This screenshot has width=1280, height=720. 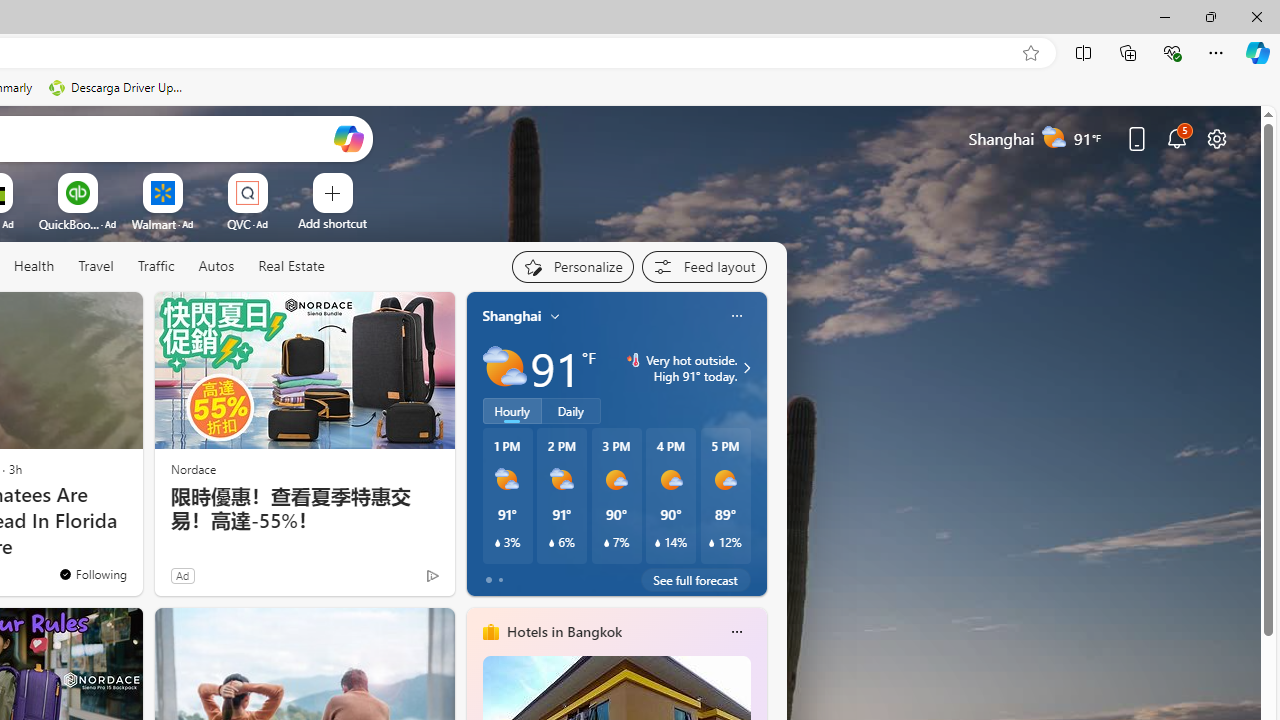 I want to click on 'Real Estate', so click(x=290, y=266).